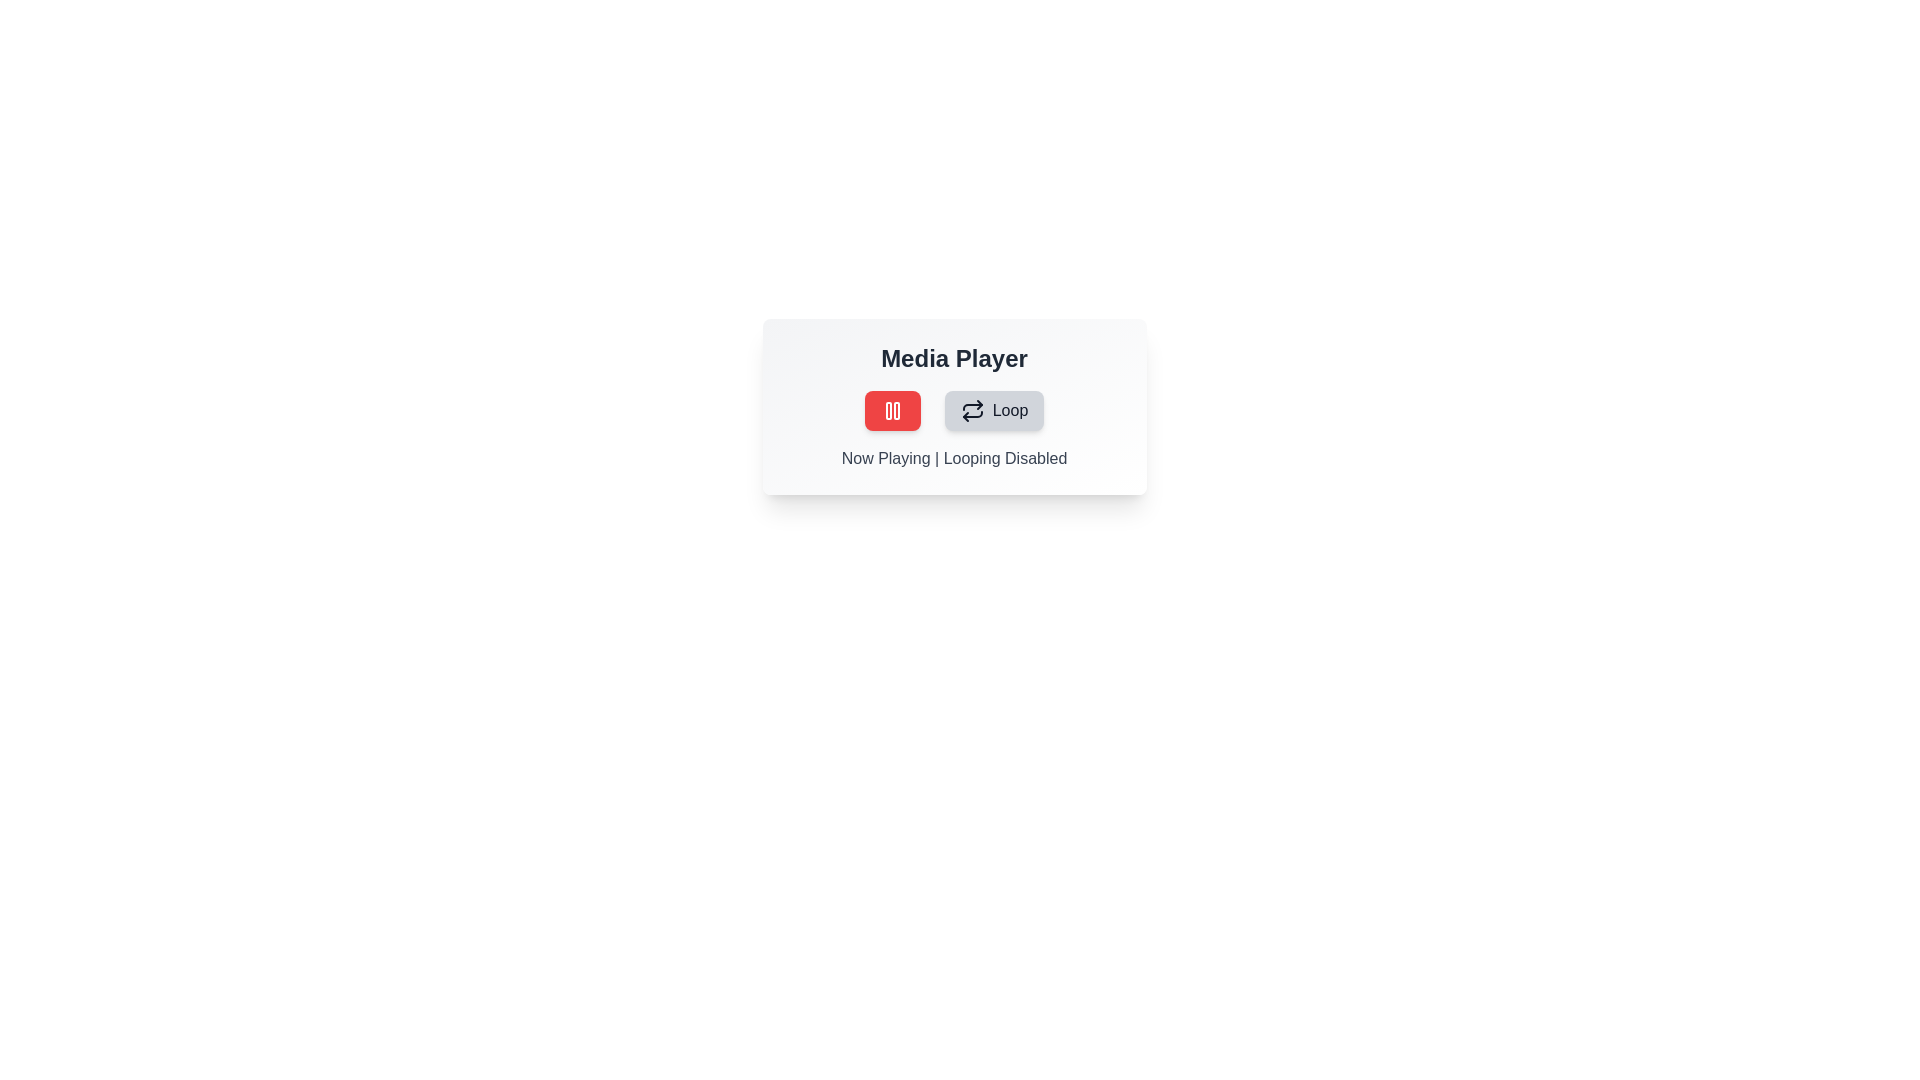 Image resolution: width=1920 pixels, height=1080 pixels. What do you see at coordinates (953, 459) in the screenshot?
I see `the status_text of the MediaControlToggle component` at bounding box center [953, 459].